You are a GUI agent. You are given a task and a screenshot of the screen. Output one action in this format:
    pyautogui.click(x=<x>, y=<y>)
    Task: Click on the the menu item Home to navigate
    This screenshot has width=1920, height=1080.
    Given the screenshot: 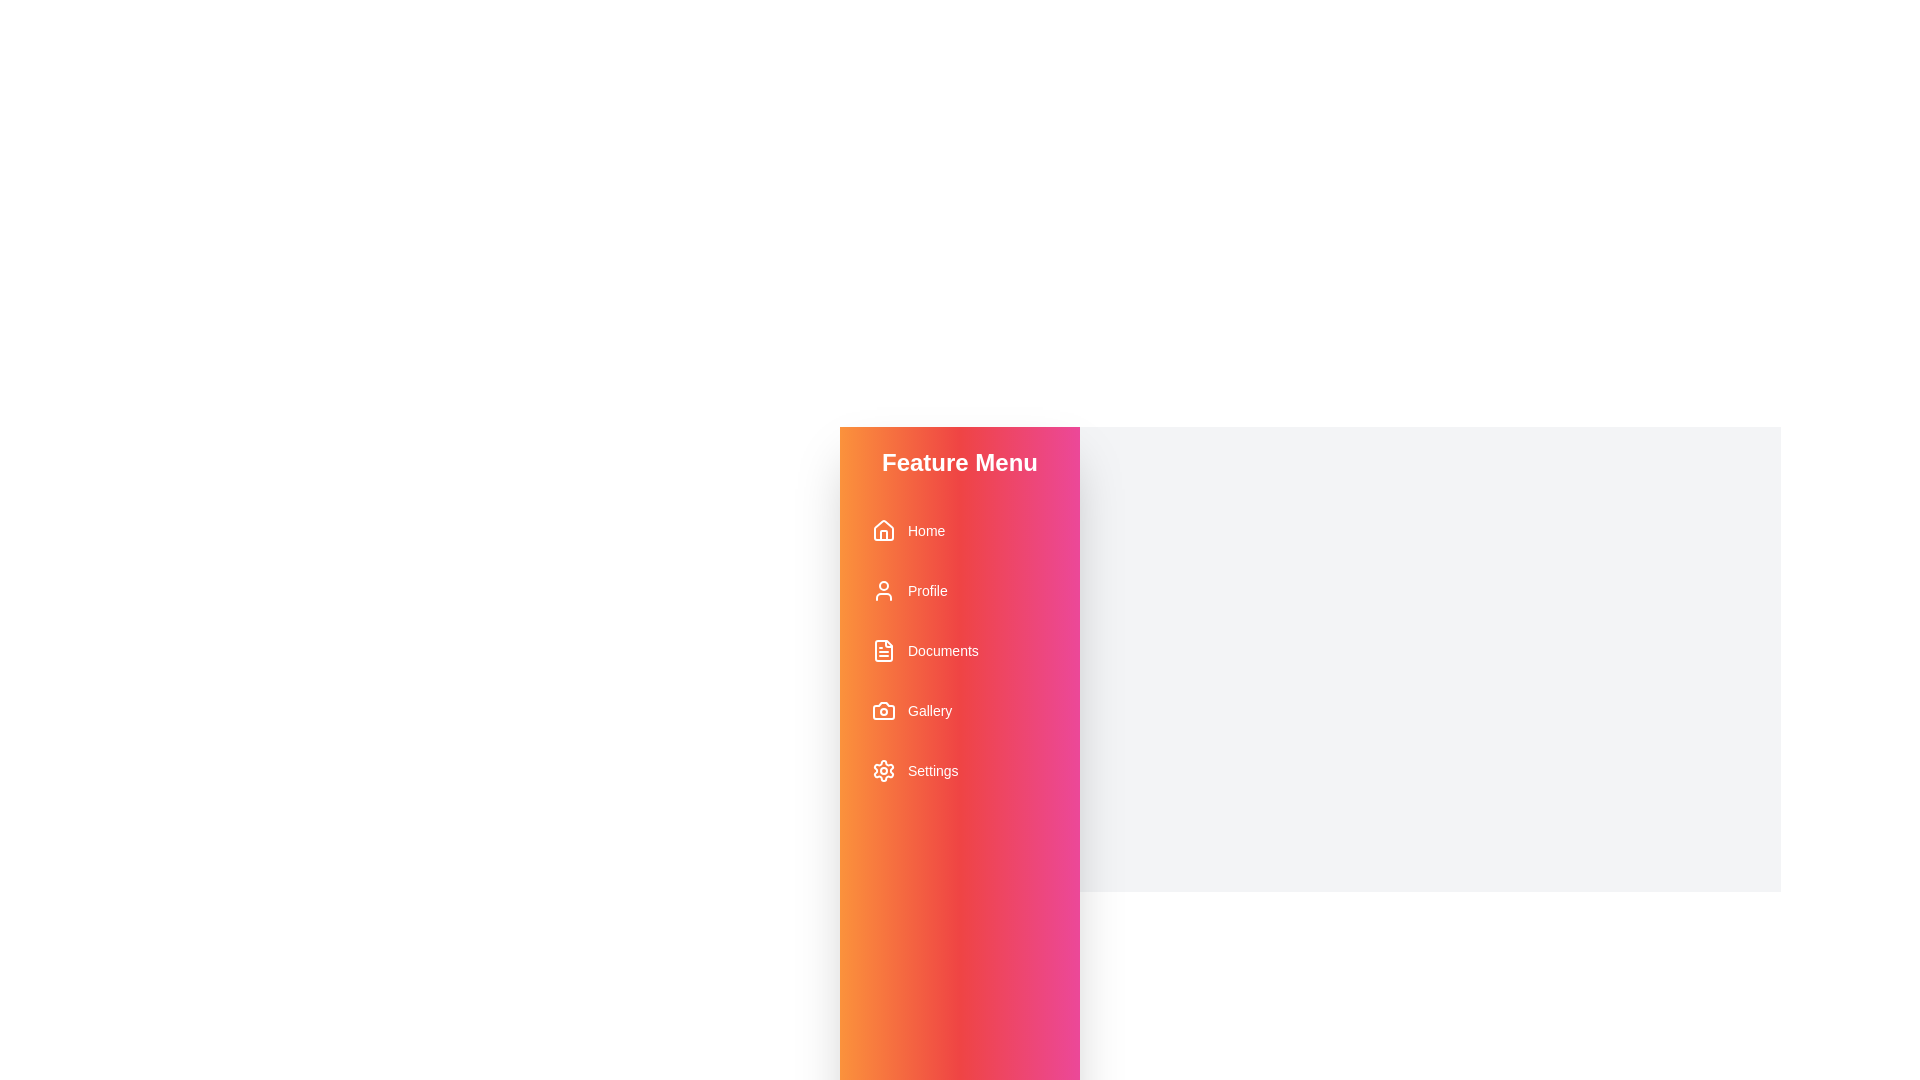 What is the action you would take?
    pyautogui.click(x=960, y=530)
    